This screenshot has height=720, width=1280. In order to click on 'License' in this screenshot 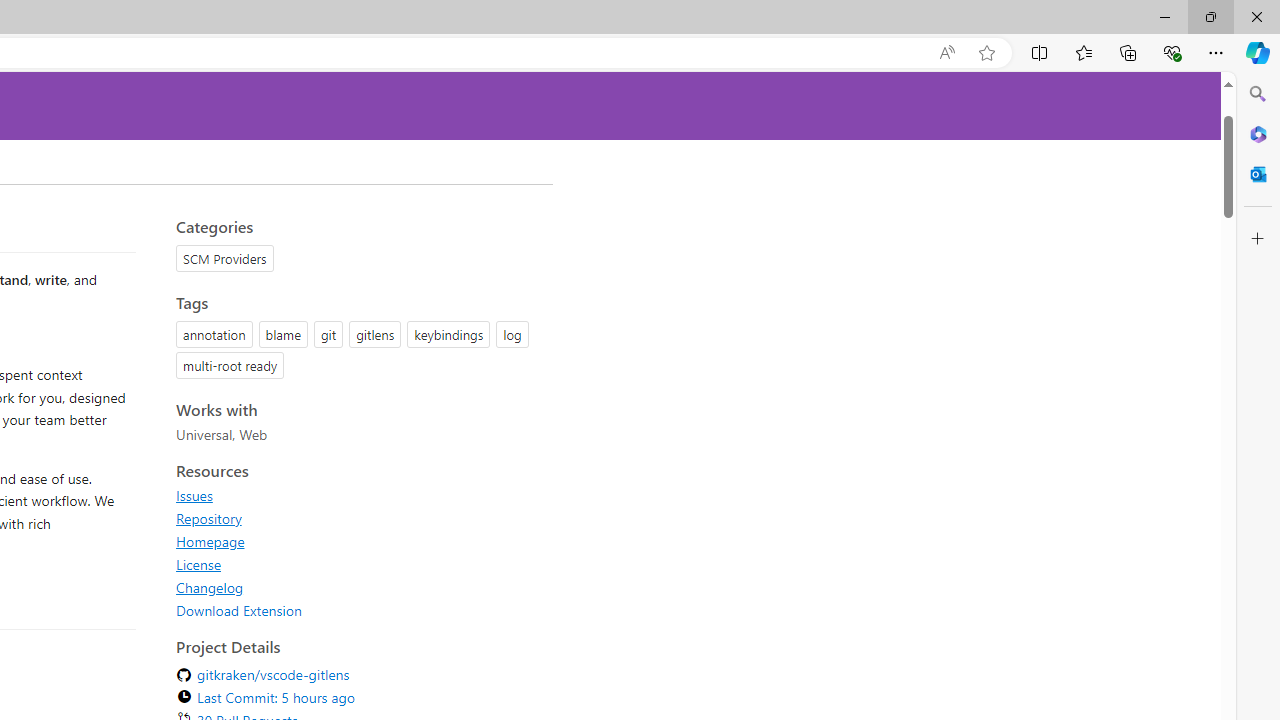, I will do `click(199, 564)`.